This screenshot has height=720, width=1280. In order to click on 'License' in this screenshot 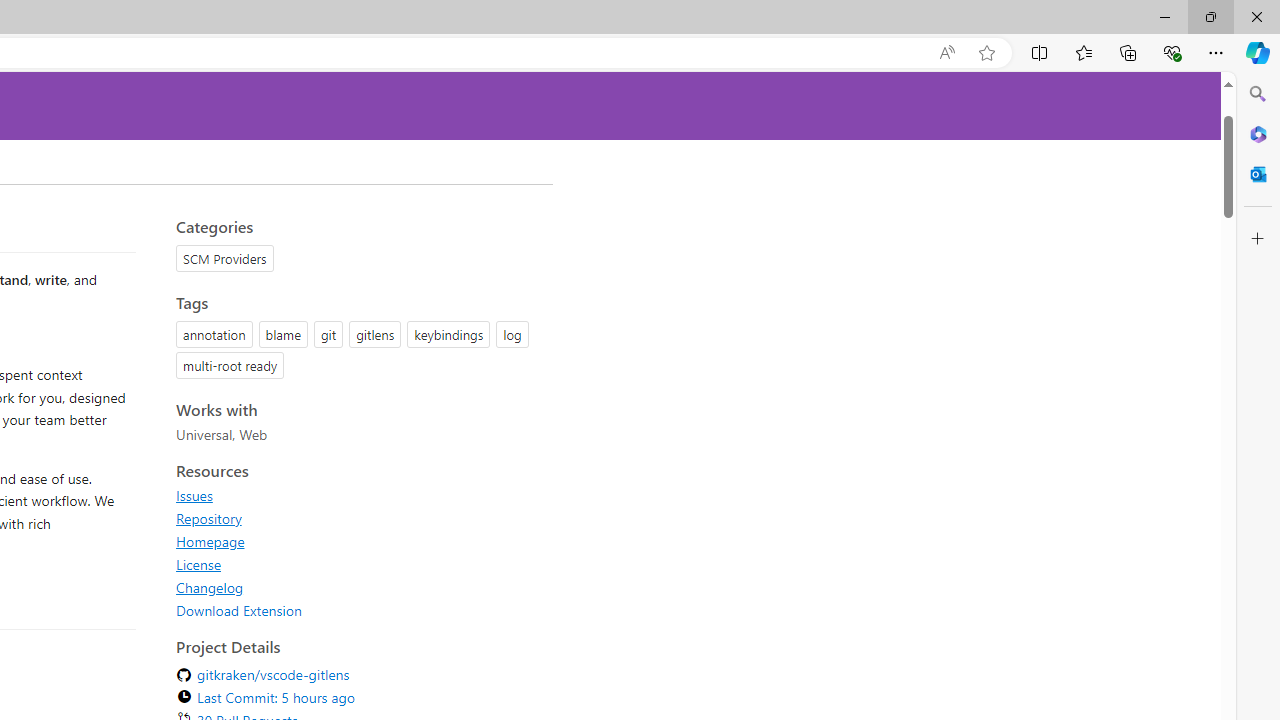, I will do `click(199, 564)`.